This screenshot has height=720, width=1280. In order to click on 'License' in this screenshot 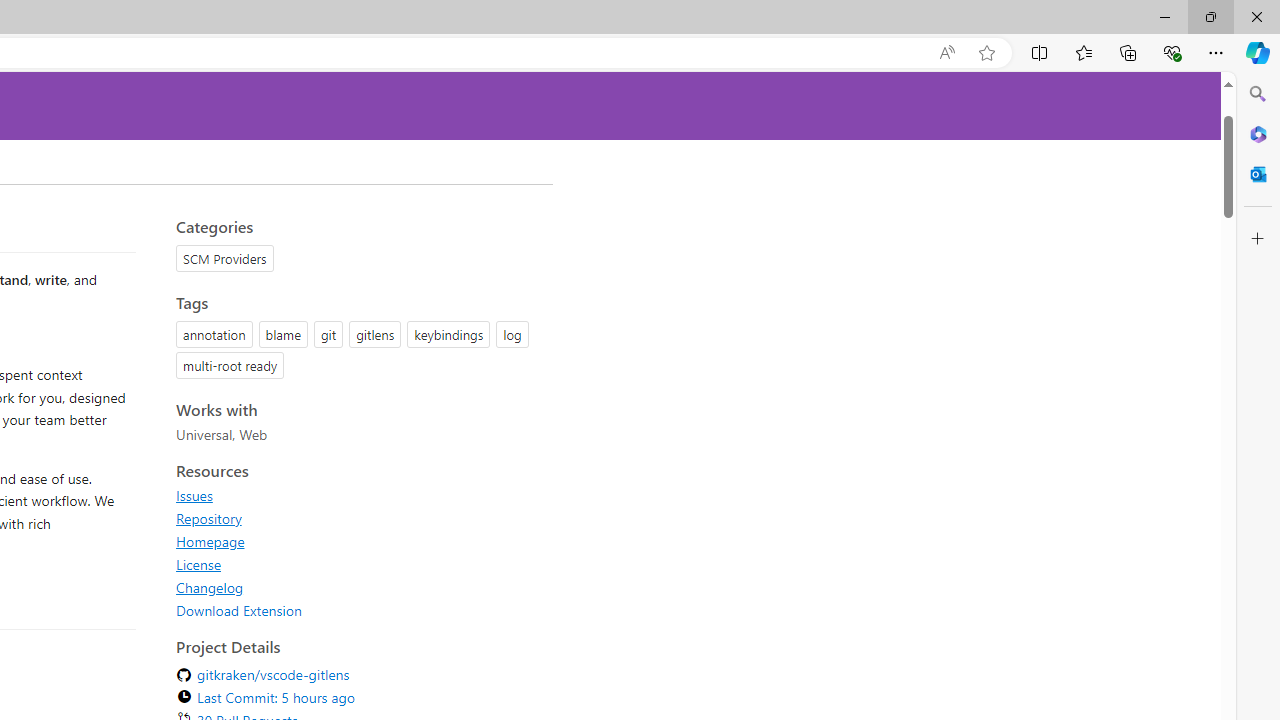, I will do `click(199, 564)`.